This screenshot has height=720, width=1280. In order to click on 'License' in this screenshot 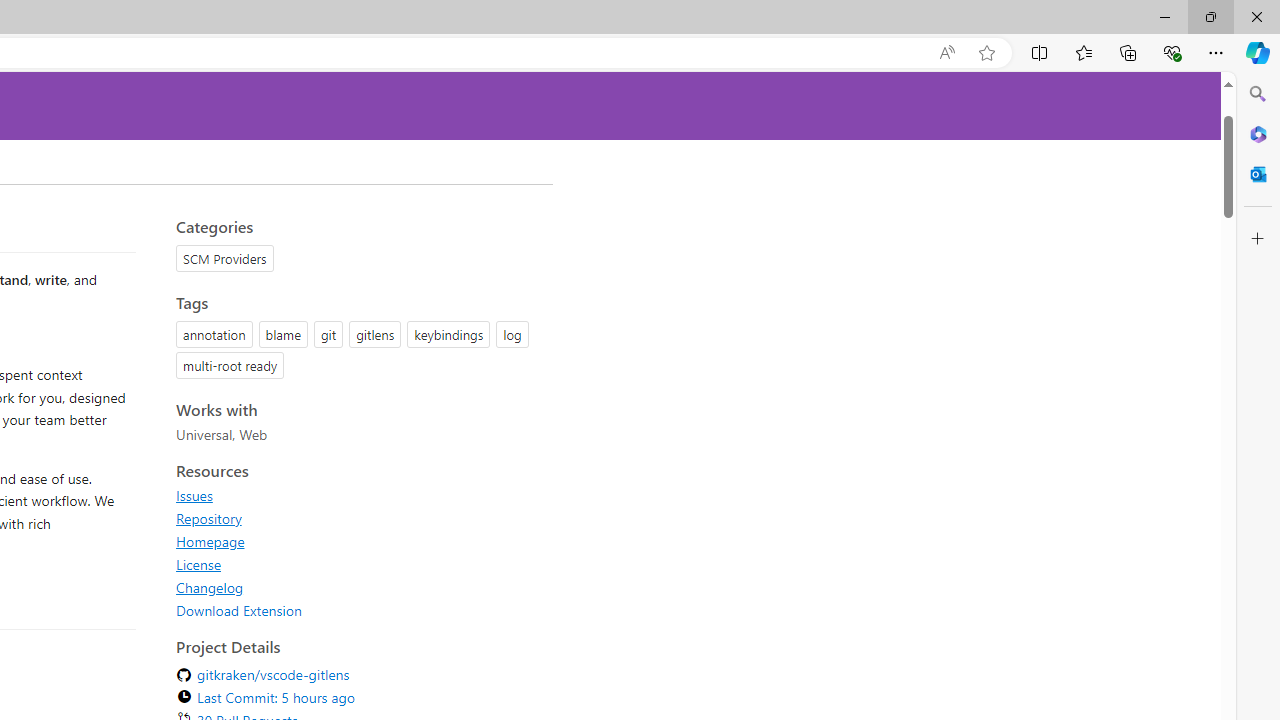, I will do `click(199, 564)`.